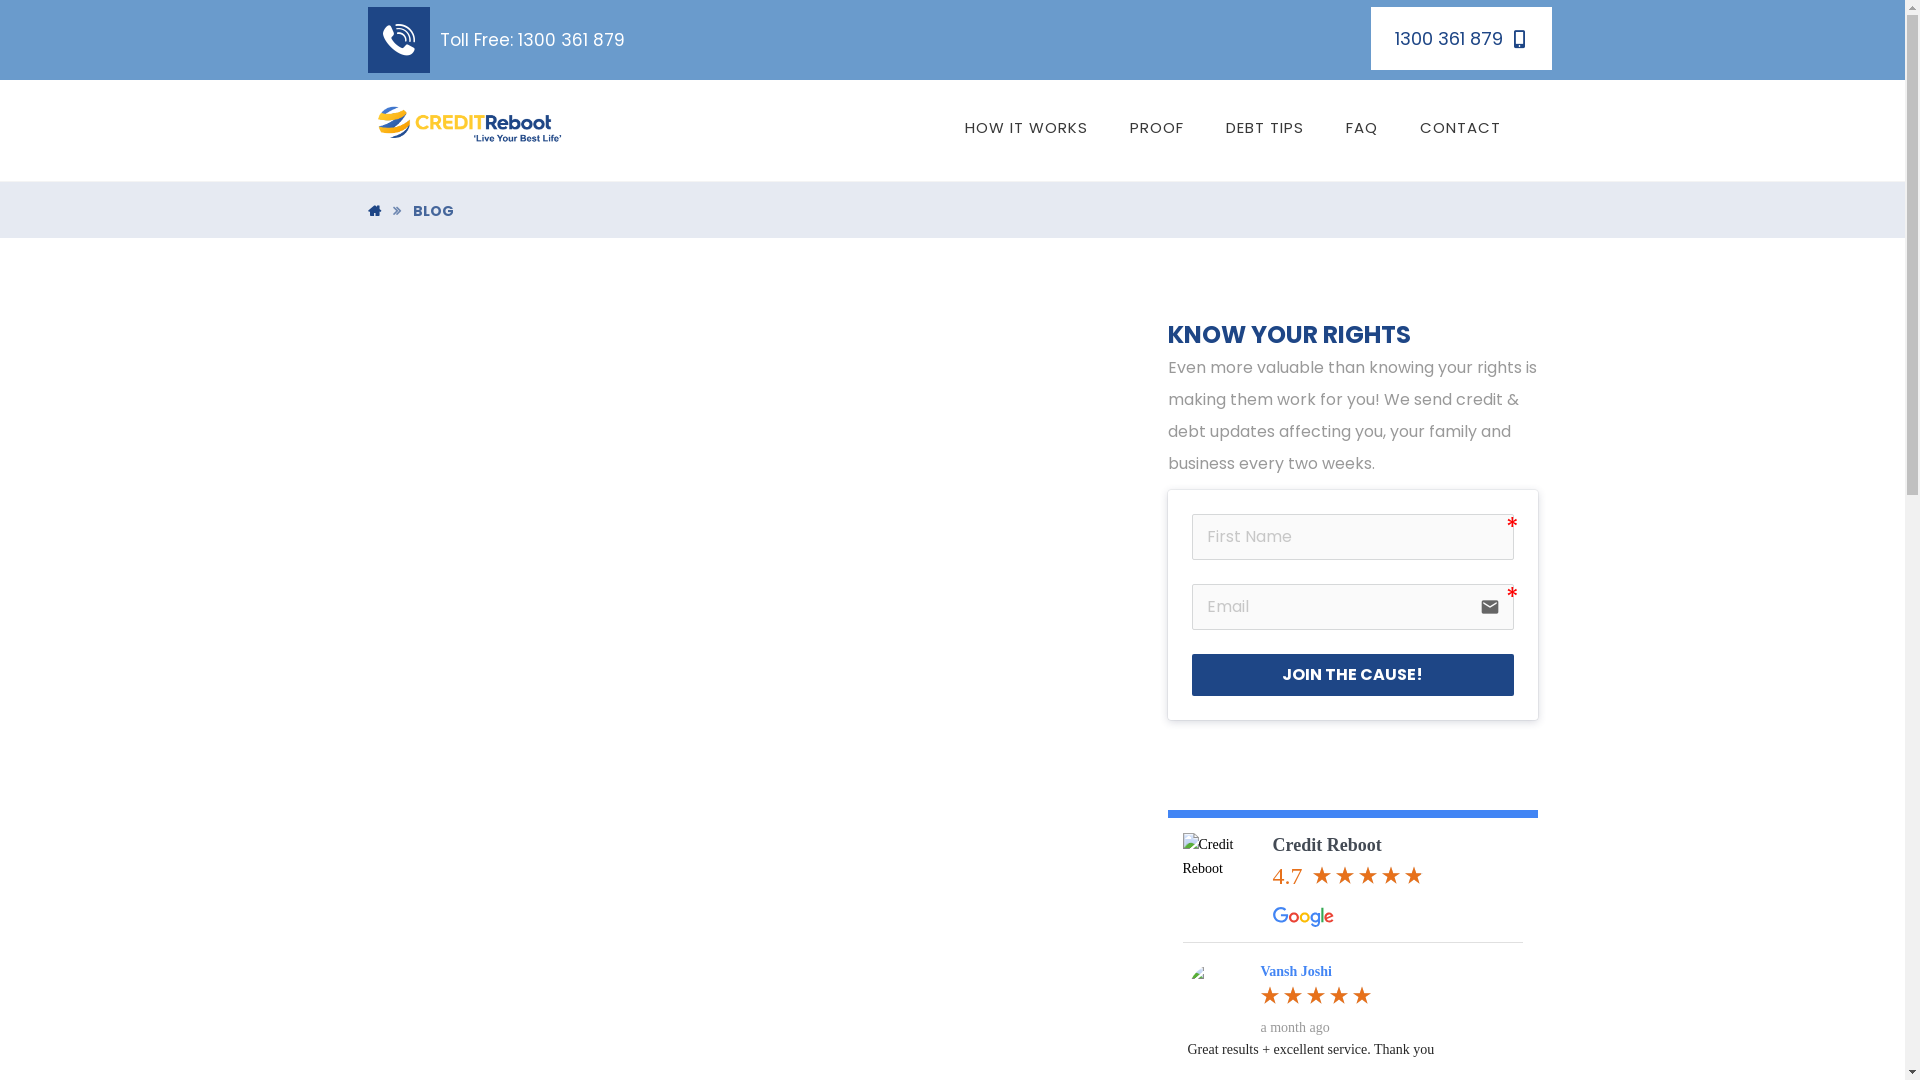 The image size is (1920, 1080). I want to click on 'Credit Reboot', so click(1271, 844).